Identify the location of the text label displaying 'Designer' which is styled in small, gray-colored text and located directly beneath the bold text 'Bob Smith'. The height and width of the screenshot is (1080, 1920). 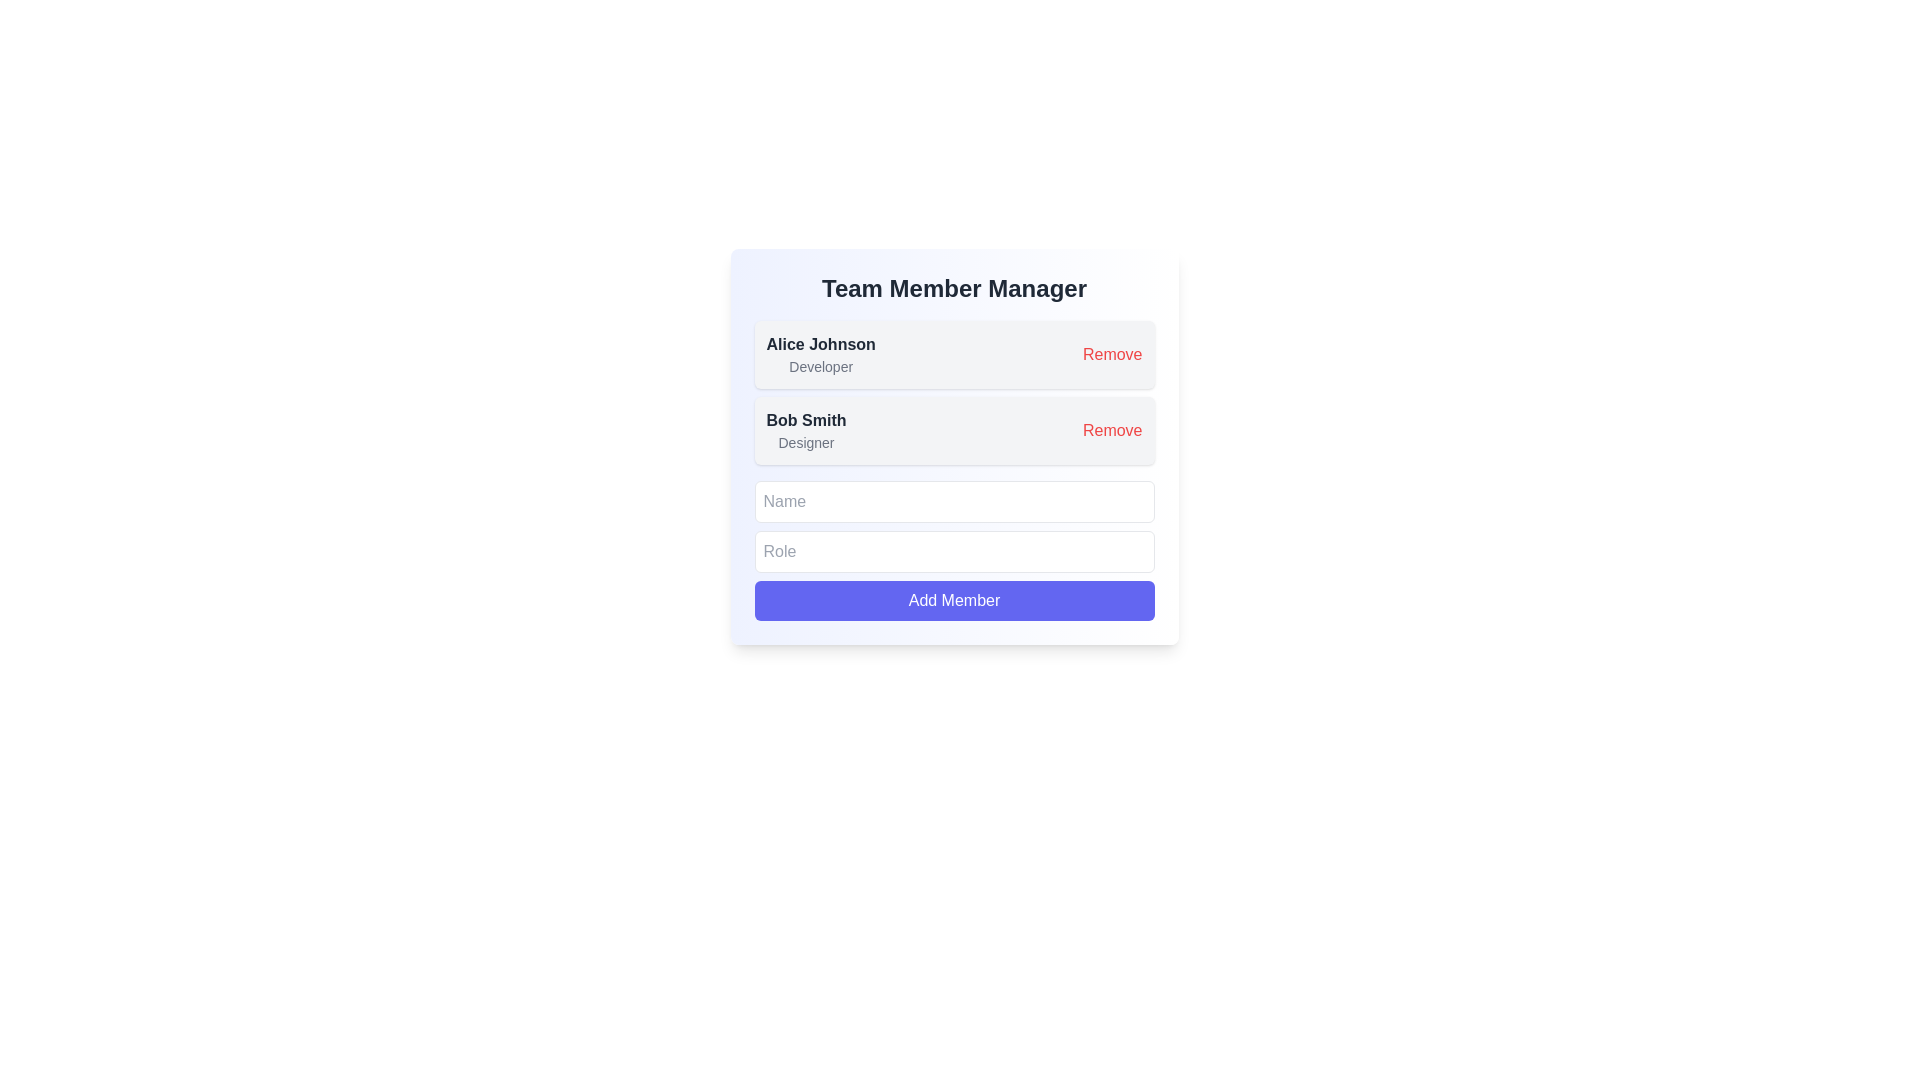
(806, 442).